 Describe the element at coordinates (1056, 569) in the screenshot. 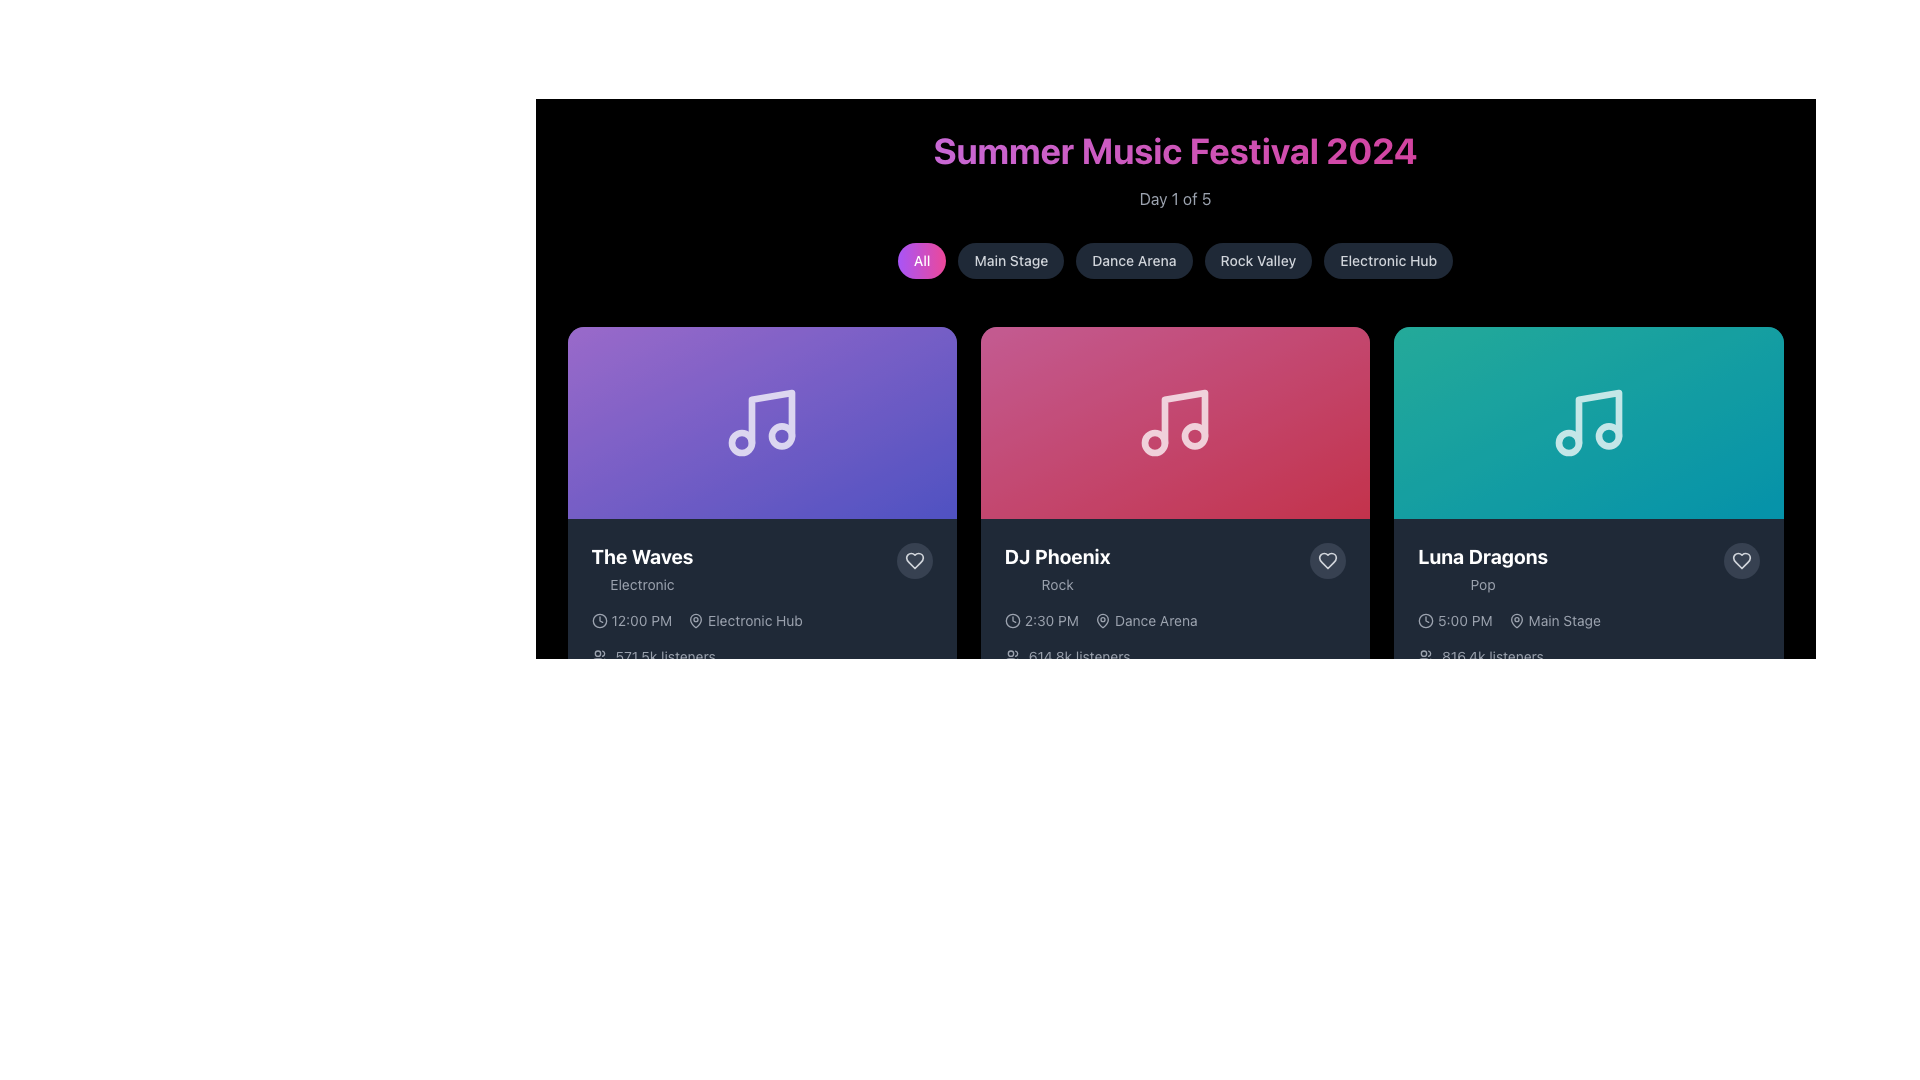

I see `text label displaying the title 'DJ Phoenix' and the subtitle 'Rock' located in the second card of the horizontally aligned grid` at that location.